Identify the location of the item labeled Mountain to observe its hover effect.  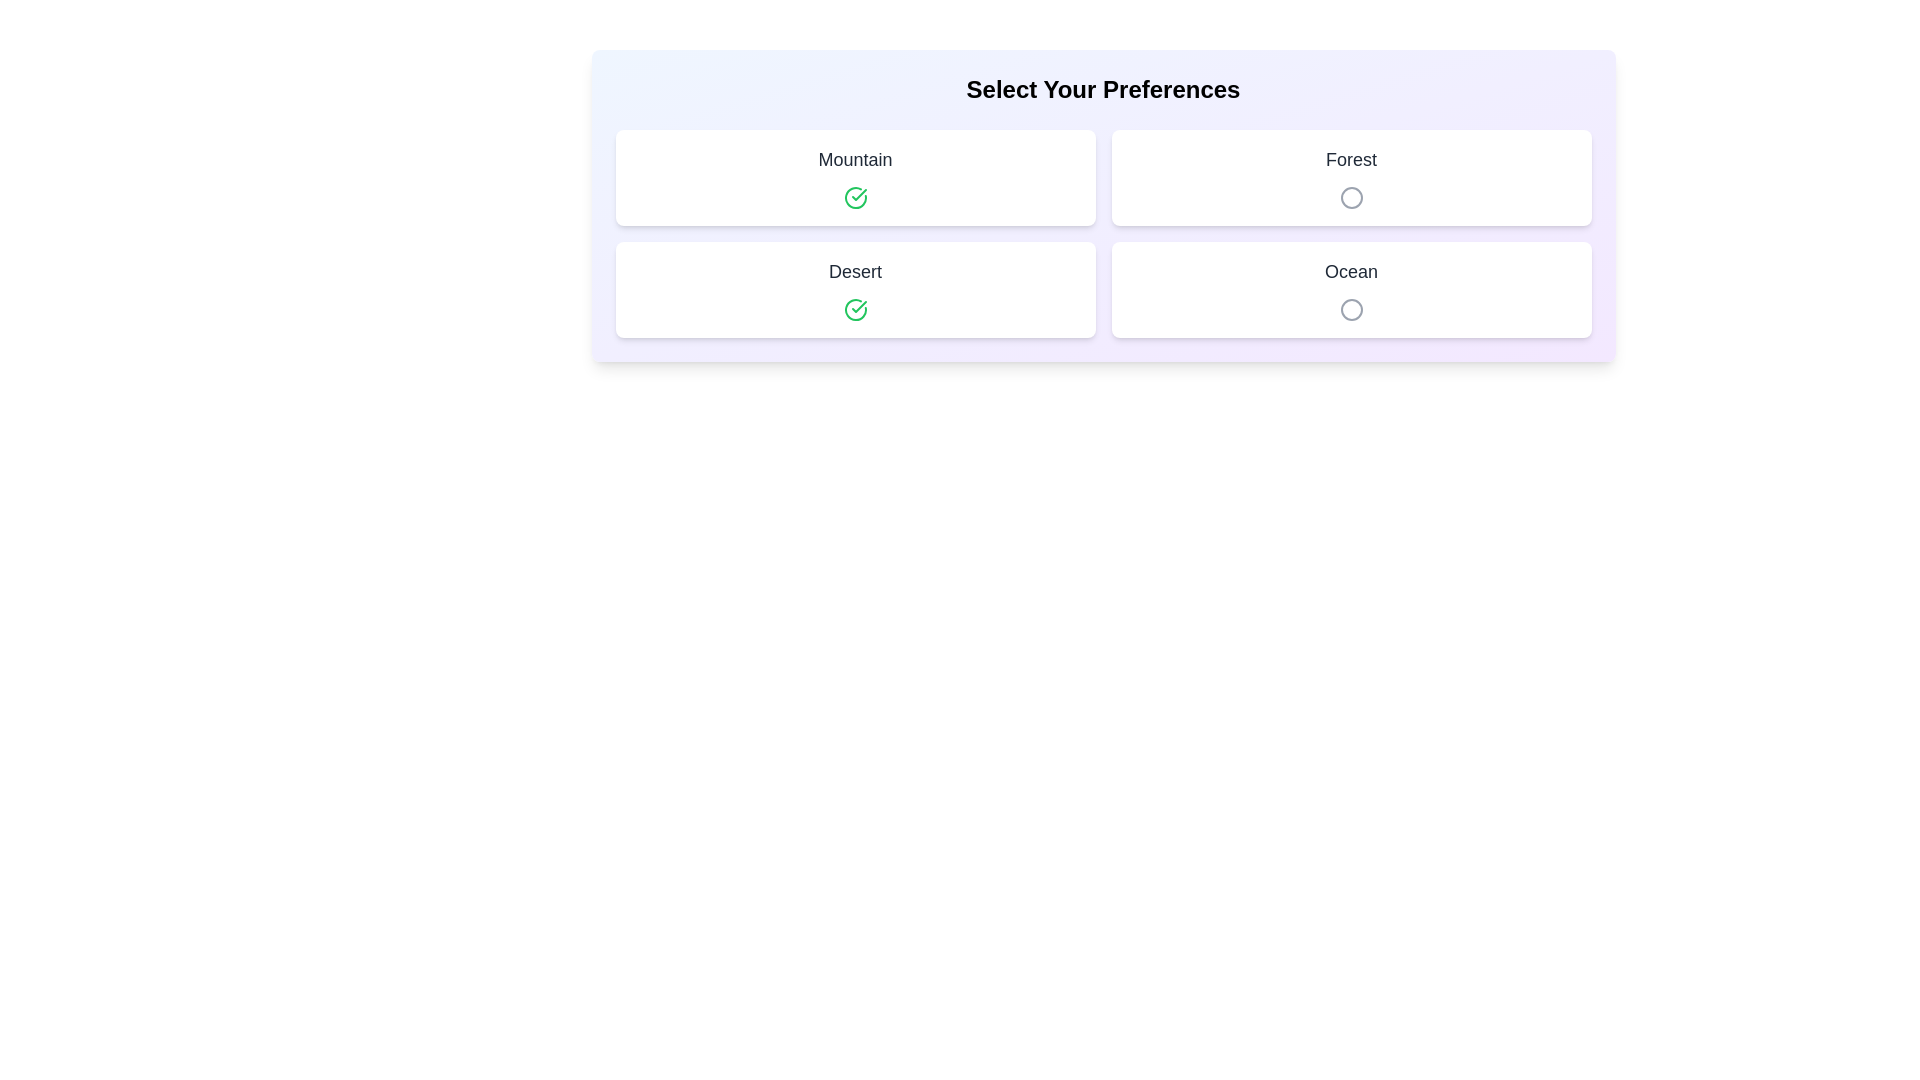
(855, 176).